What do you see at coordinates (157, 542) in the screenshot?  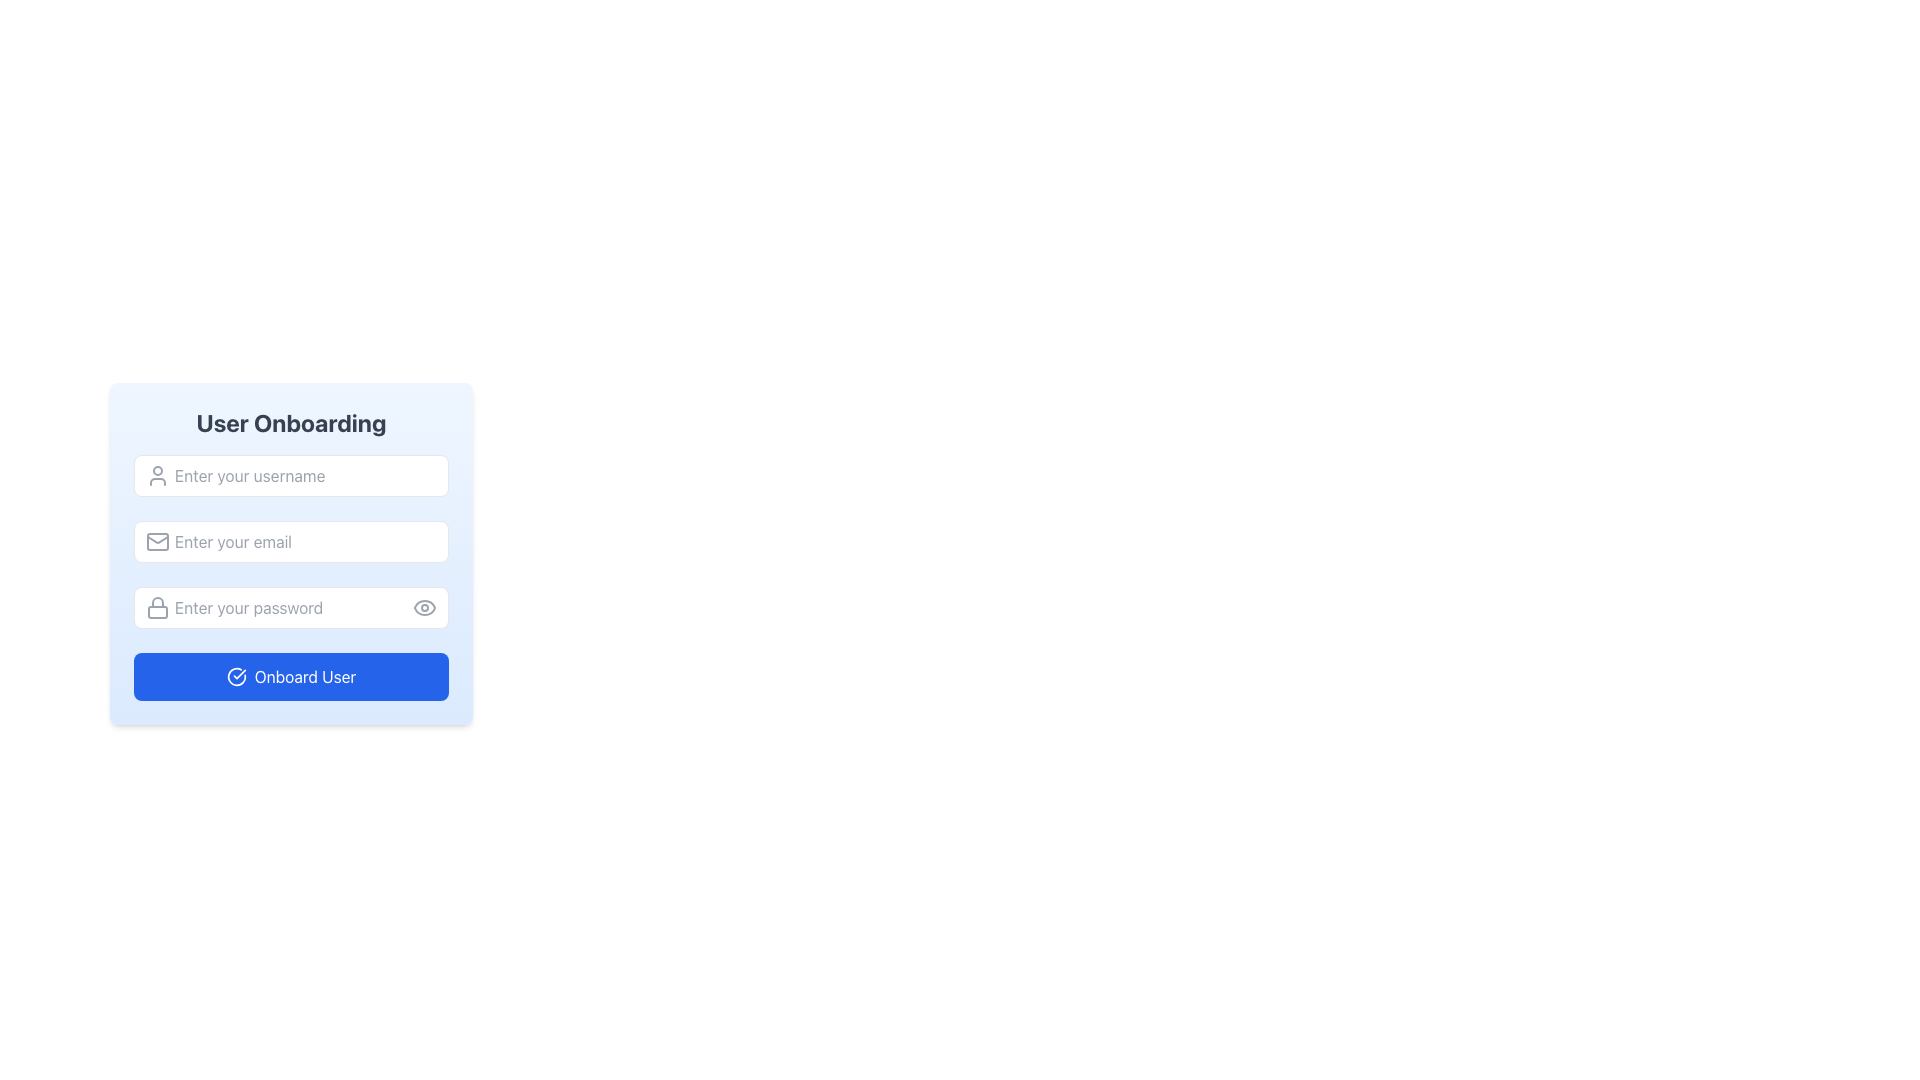 I see `the envelope icon located to the left of the email entry field, which is a rectangular shape with rounded corners and minimalistic styling, serving as a visual identifier for the field's purpose` at bounding box center [157, 542].